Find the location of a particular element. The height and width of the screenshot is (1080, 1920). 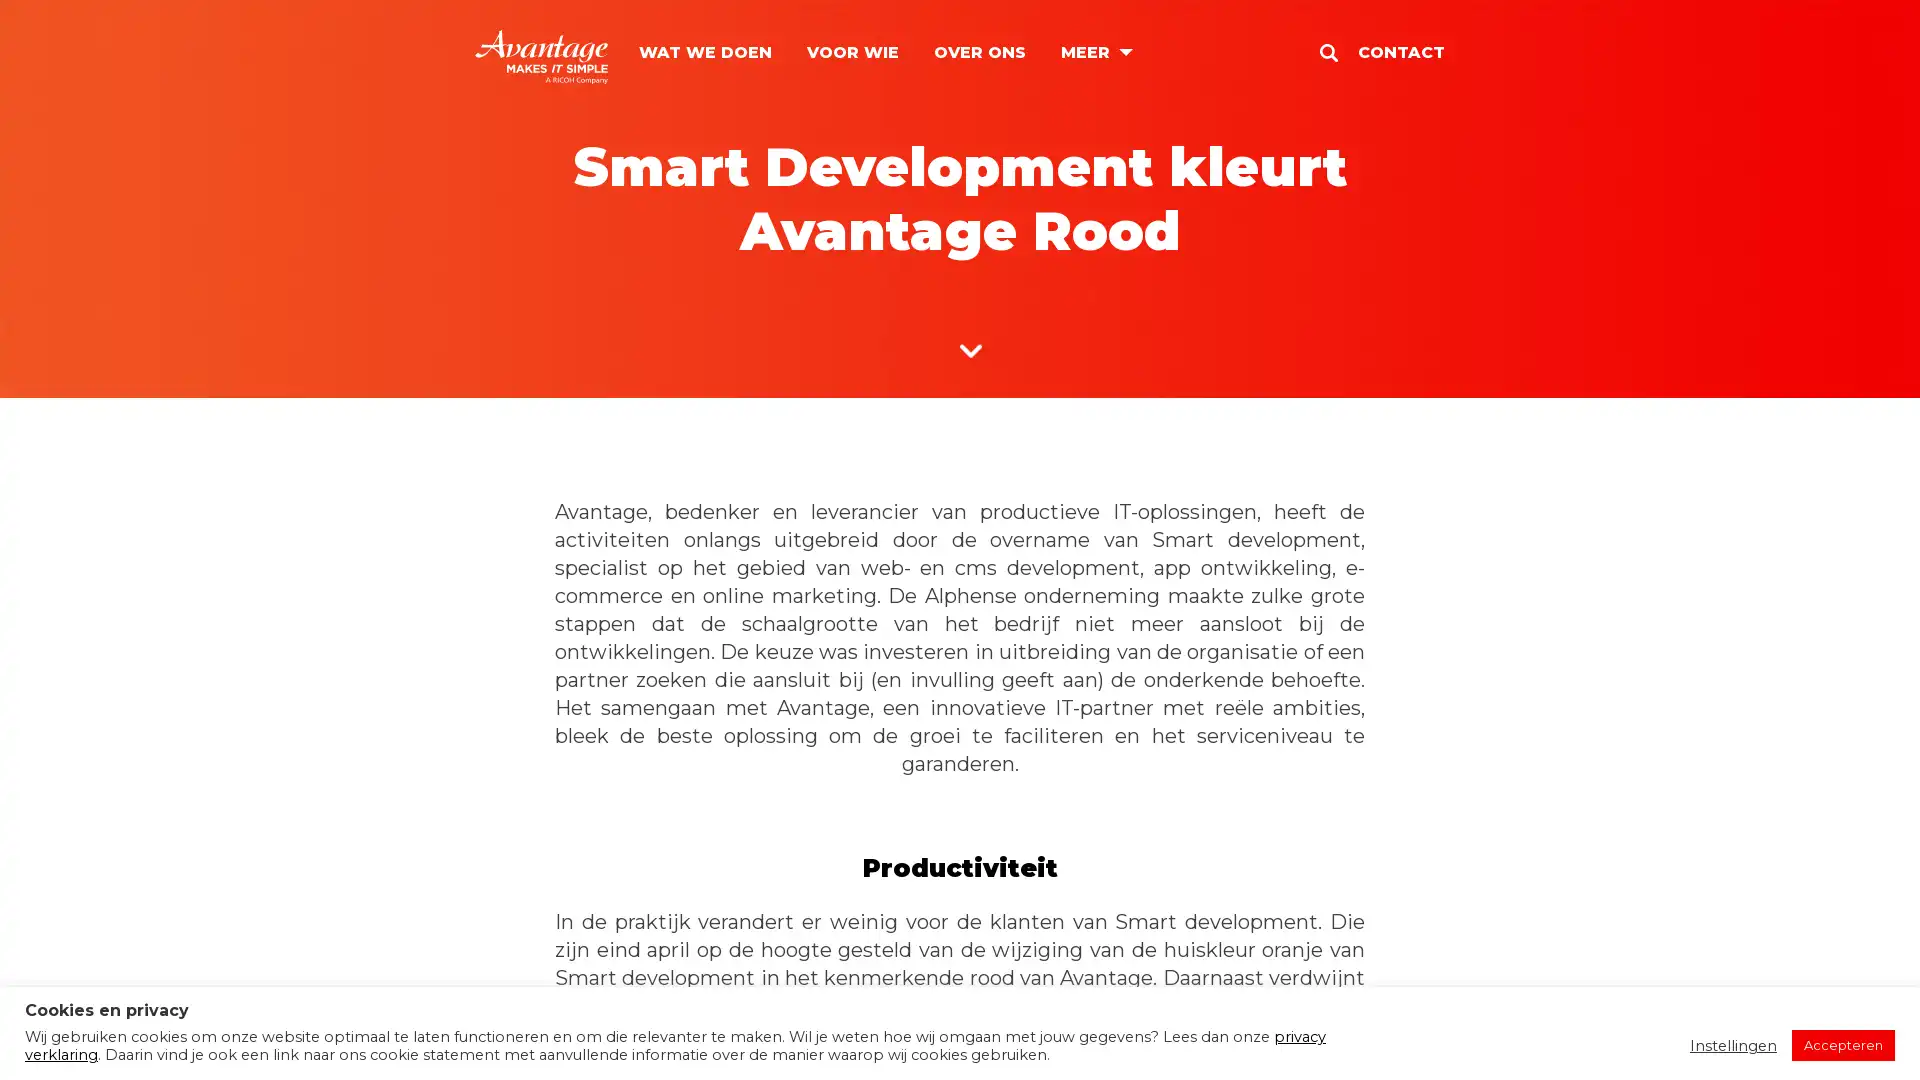

Accepteren is located at coordinates (1842, 1044).